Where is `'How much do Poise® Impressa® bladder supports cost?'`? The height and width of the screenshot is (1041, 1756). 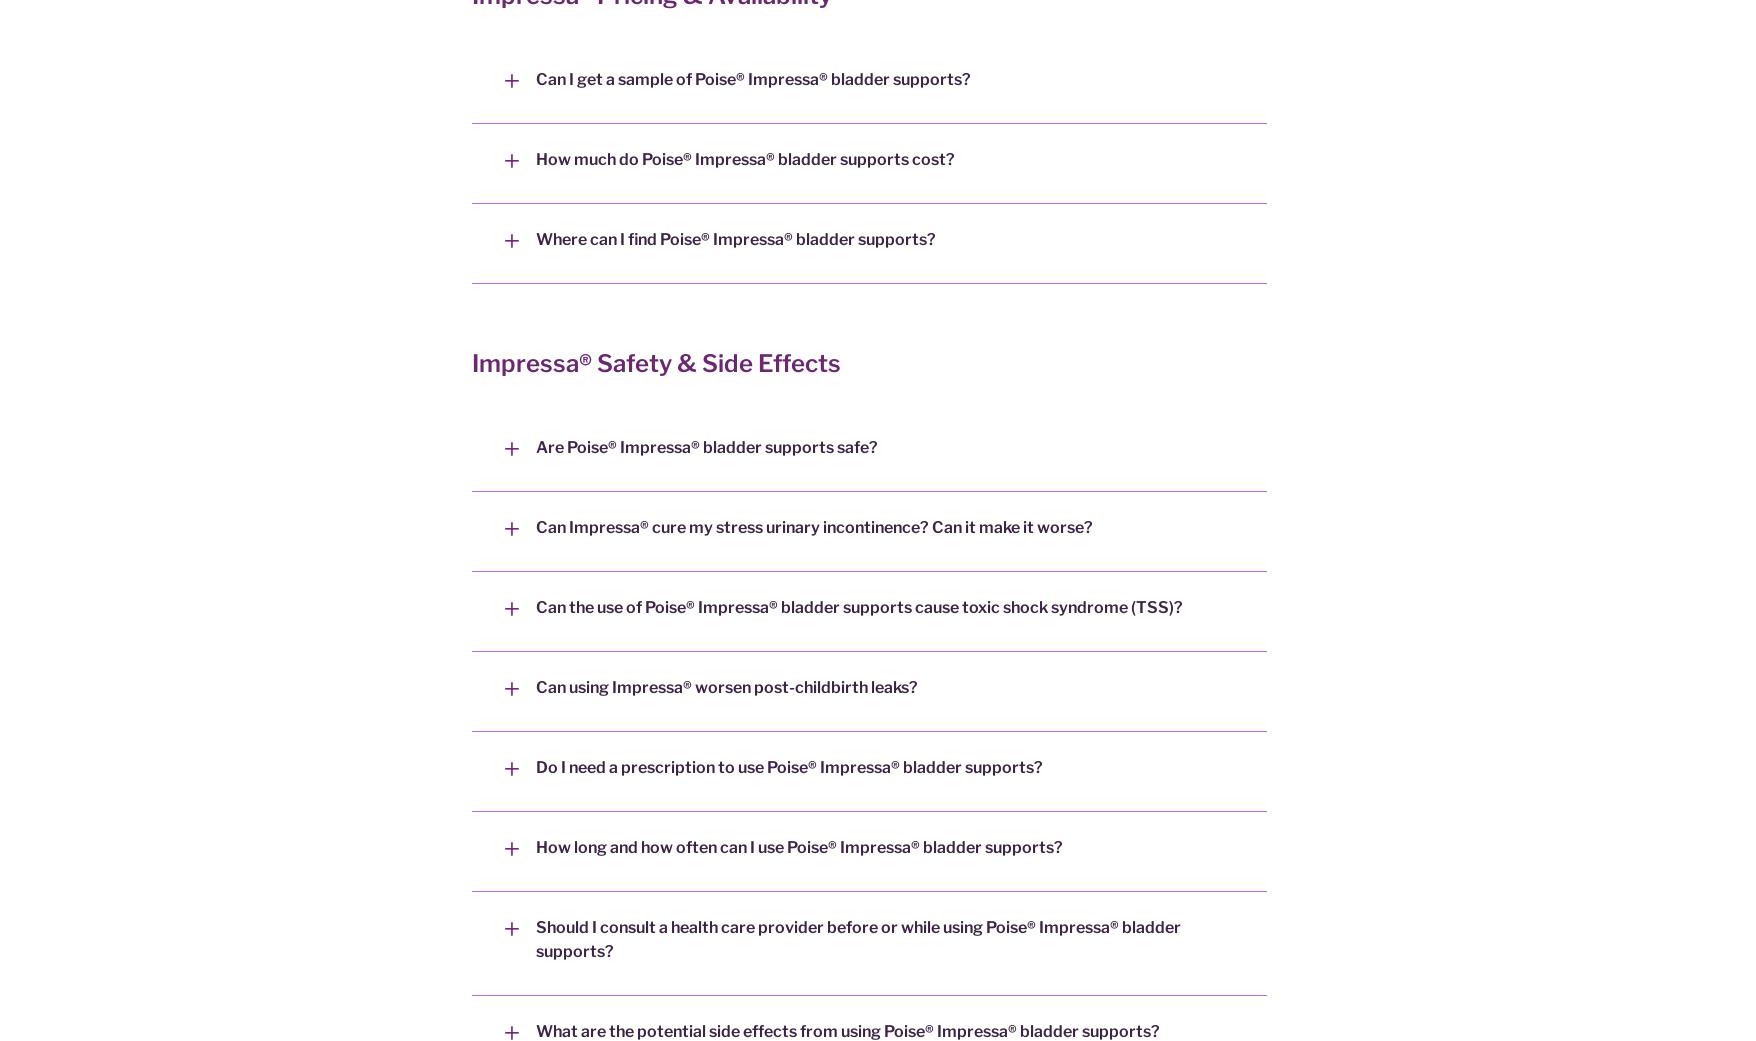 'How much do Poise® Impressa® bladder supports cost?' is located at coordinates (745, 159).